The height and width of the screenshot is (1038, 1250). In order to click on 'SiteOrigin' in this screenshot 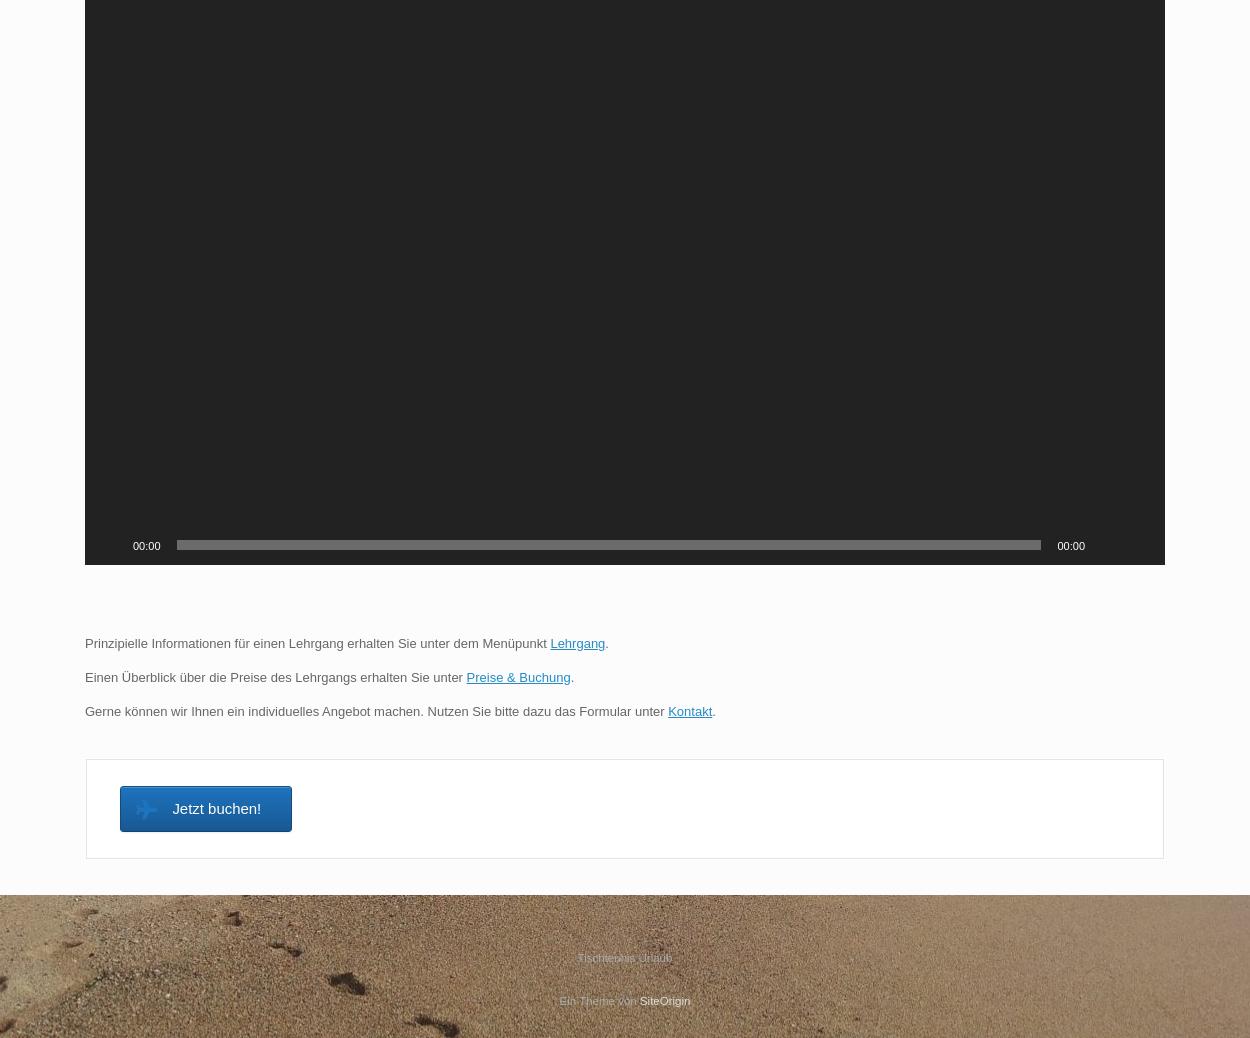, I will do `click(639, 1000)`.